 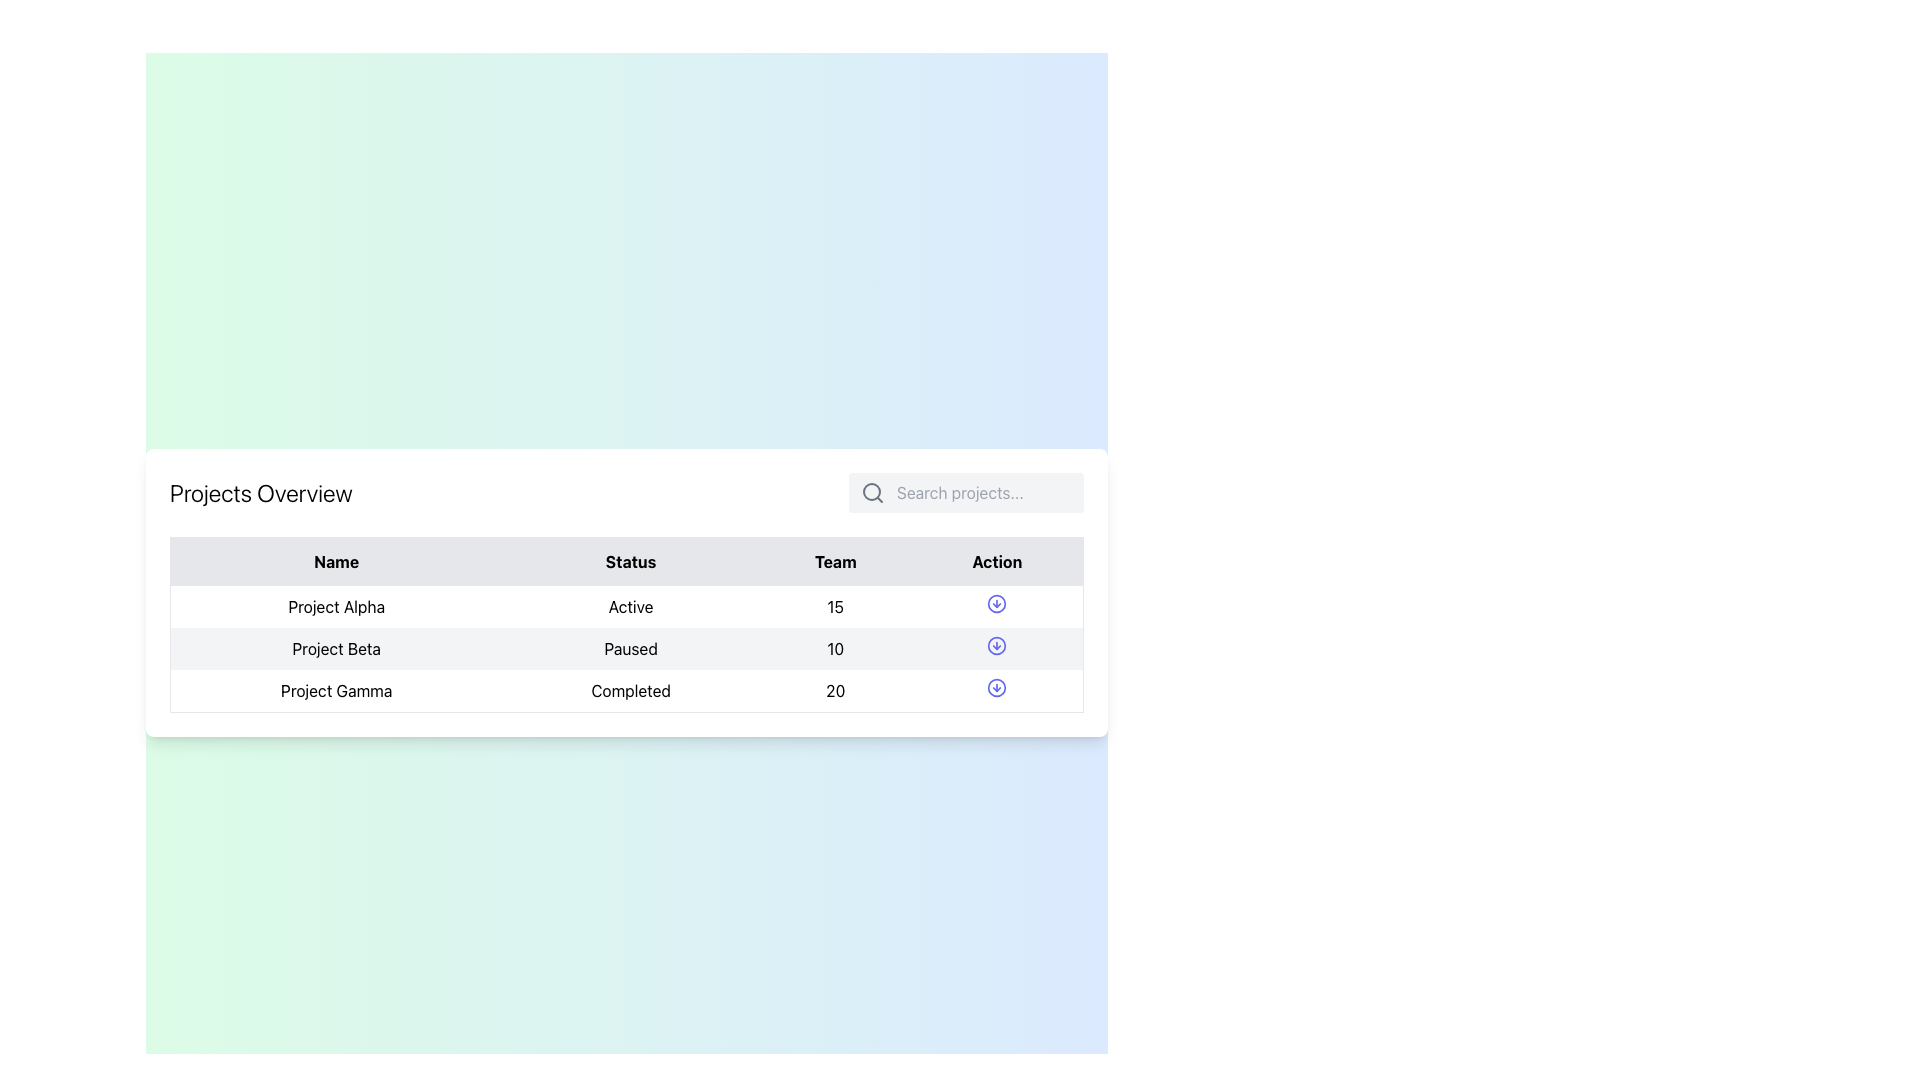 I want to click on the second action button in the 'Action' column of the table corresponding to 'Project Beta', so click(x=997, y=645).